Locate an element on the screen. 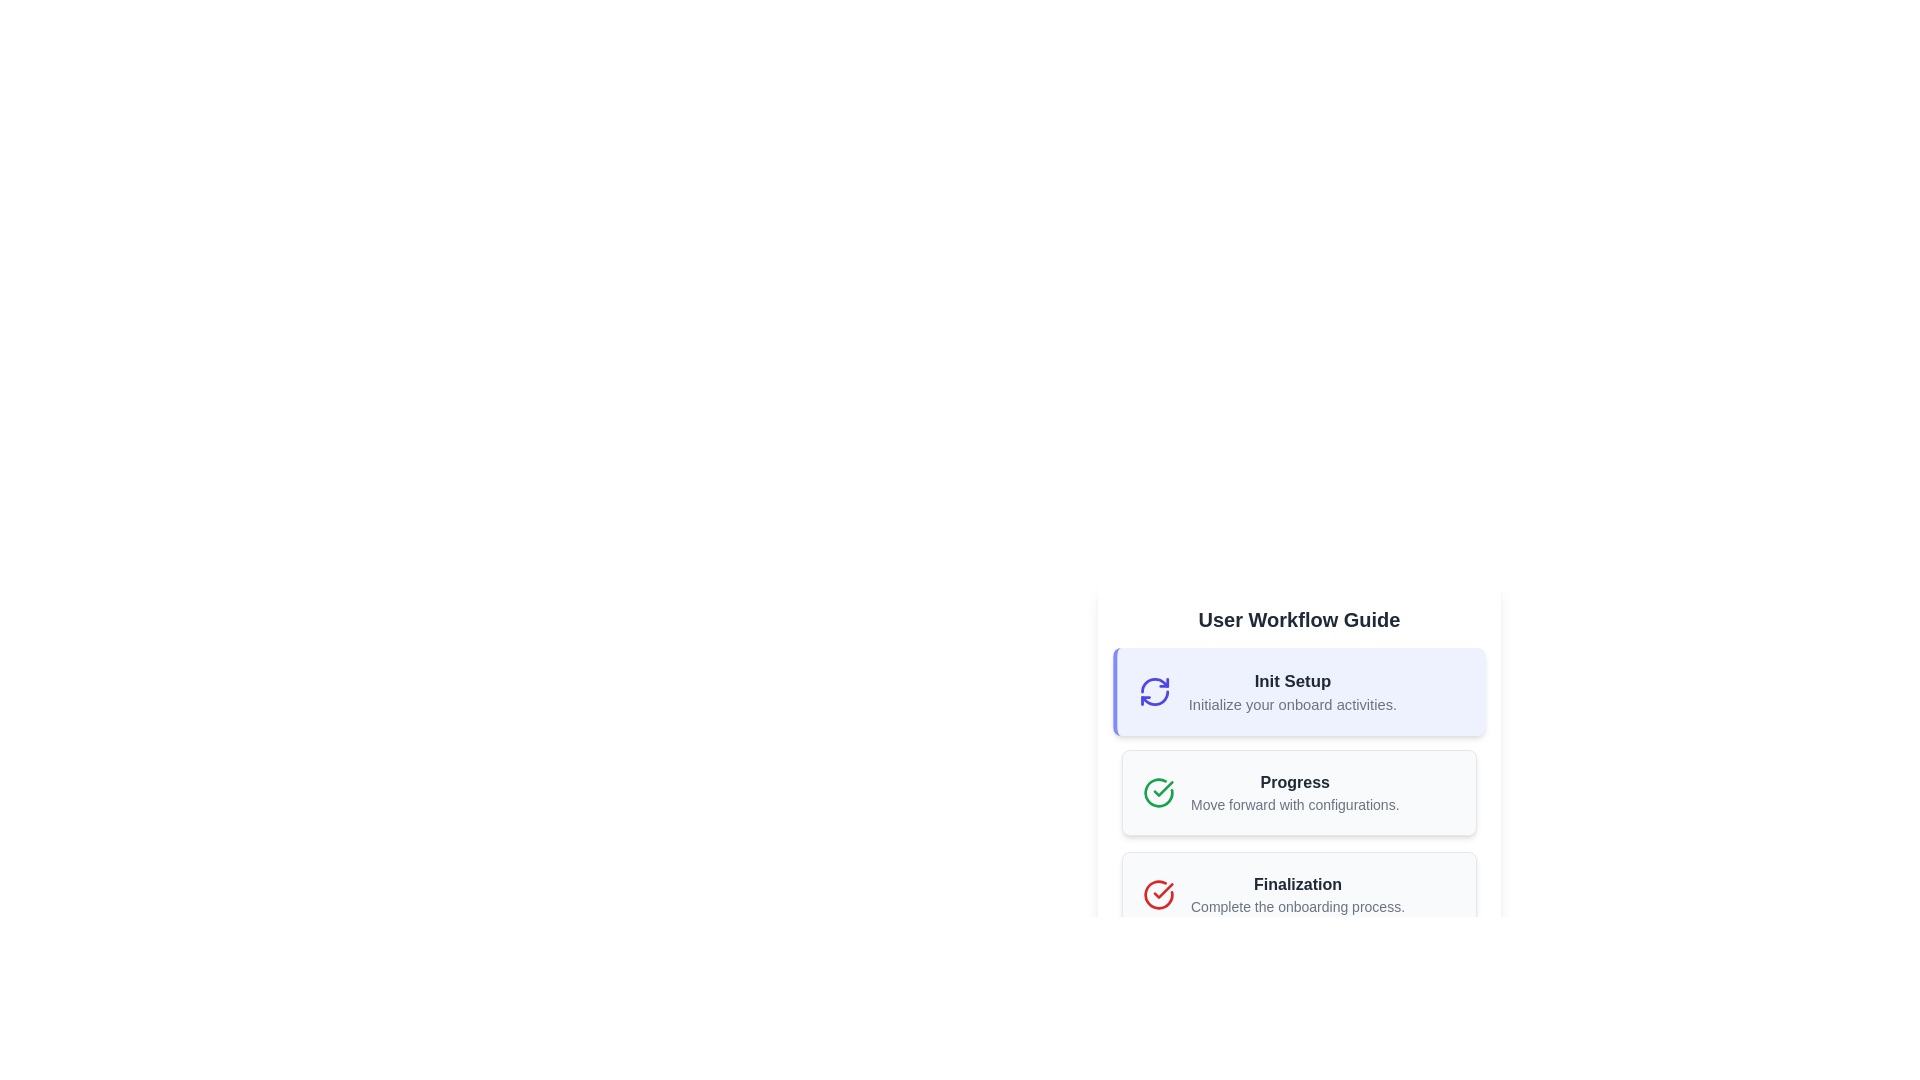 The width and height of the screenshot is (1920, 1080). the circular indigo icon with arrows forming a cycle, located to the left of the 'Init Setup' text in the 'User Workflow Guide' section is located at coordinates (1155, 690).